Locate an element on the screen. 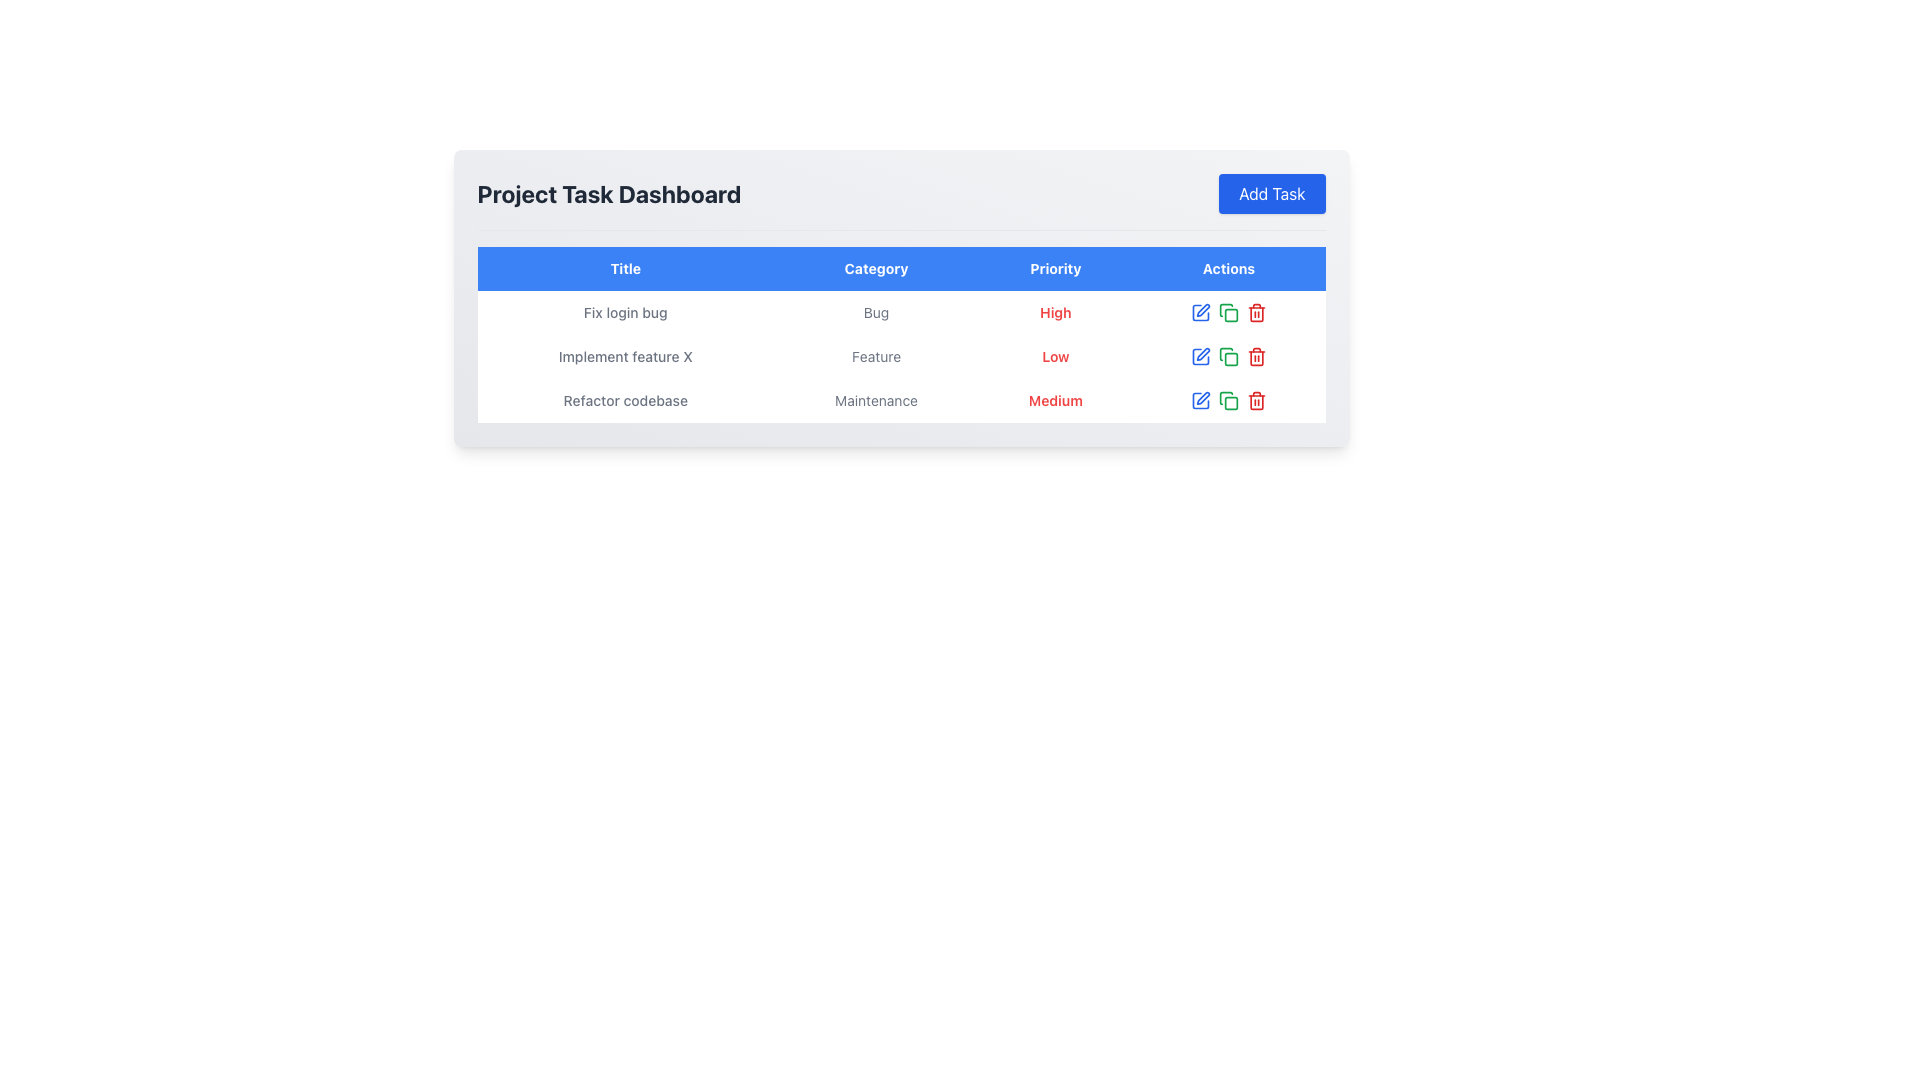 The width and height of the screenshot is (1920, 1080). the 'Priority' Table Header Cell, which is the third cell in a row of four header cells in a table, located at the top of the table is located at coordinates (1054, 268).